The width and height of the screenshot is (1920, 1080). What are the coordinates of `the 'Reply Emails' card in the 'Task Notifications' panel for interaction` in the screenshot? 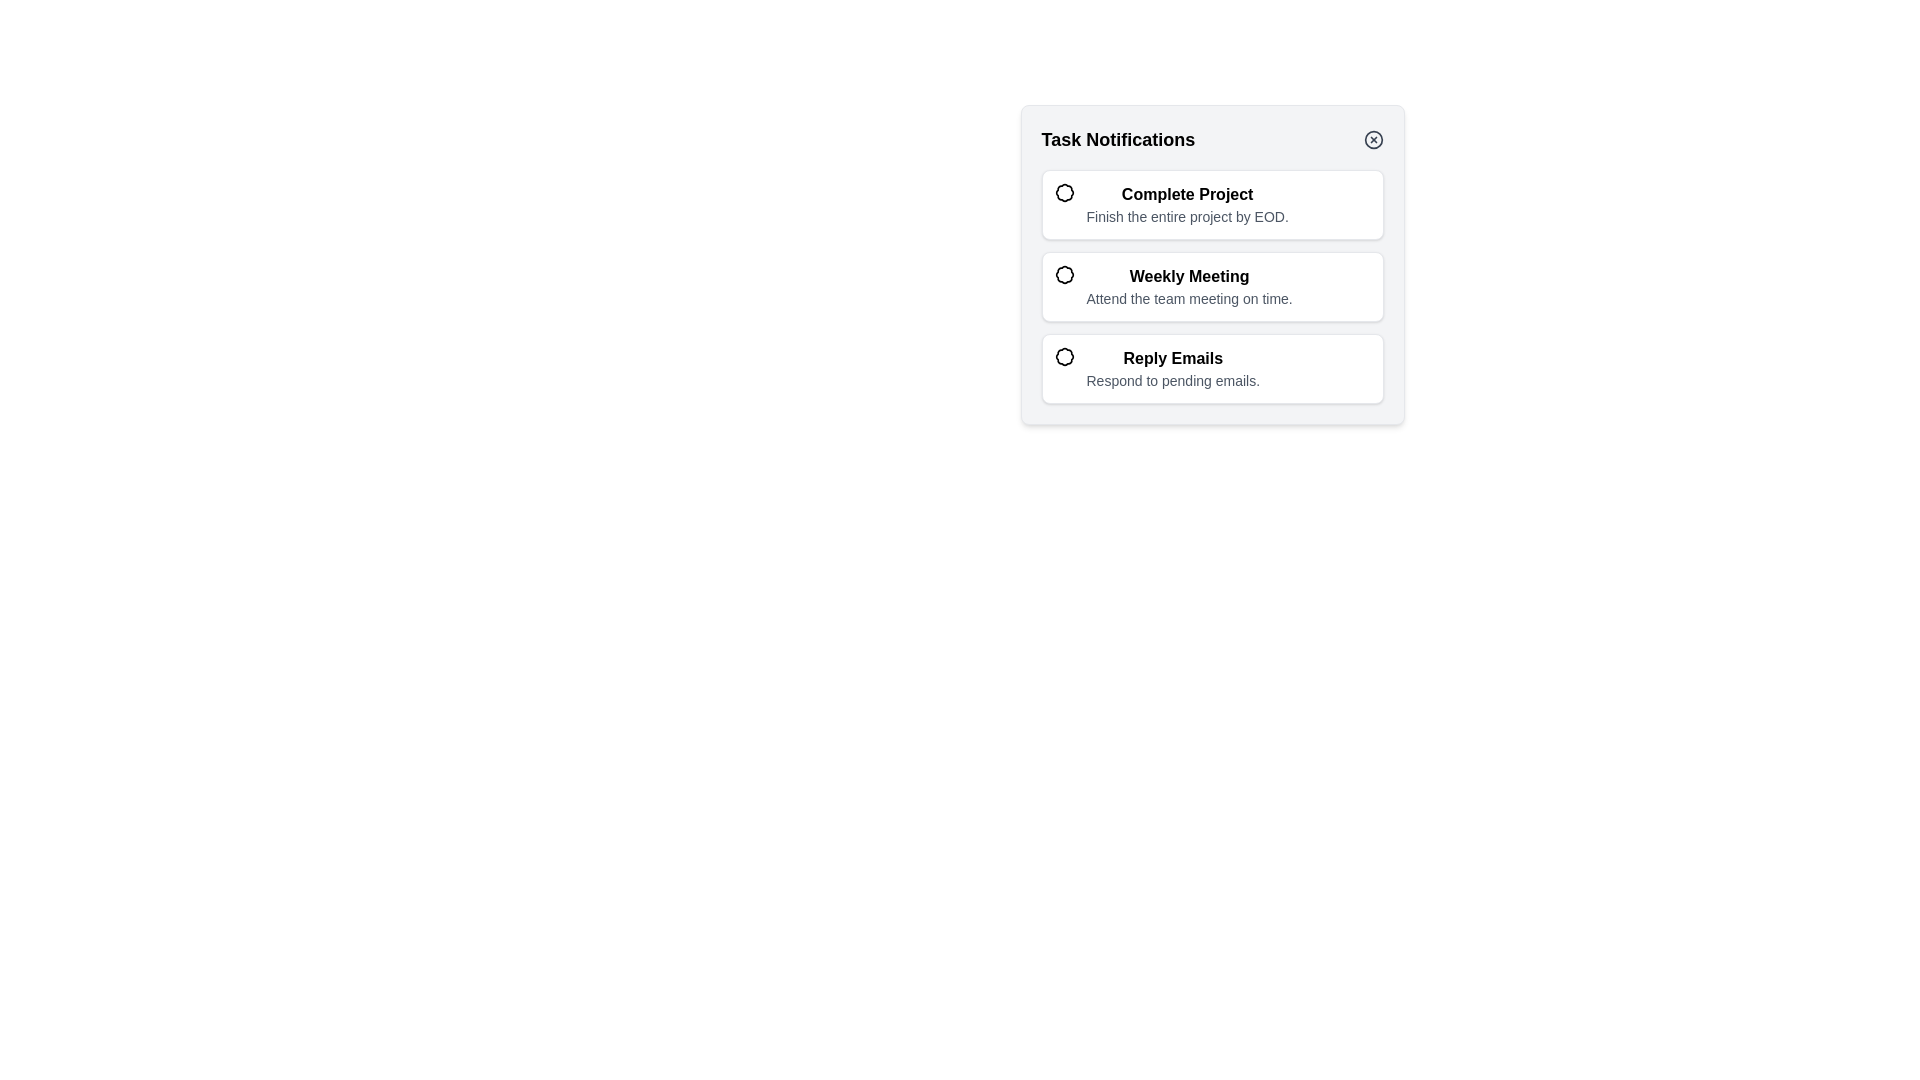 It's located at (1211, 369).